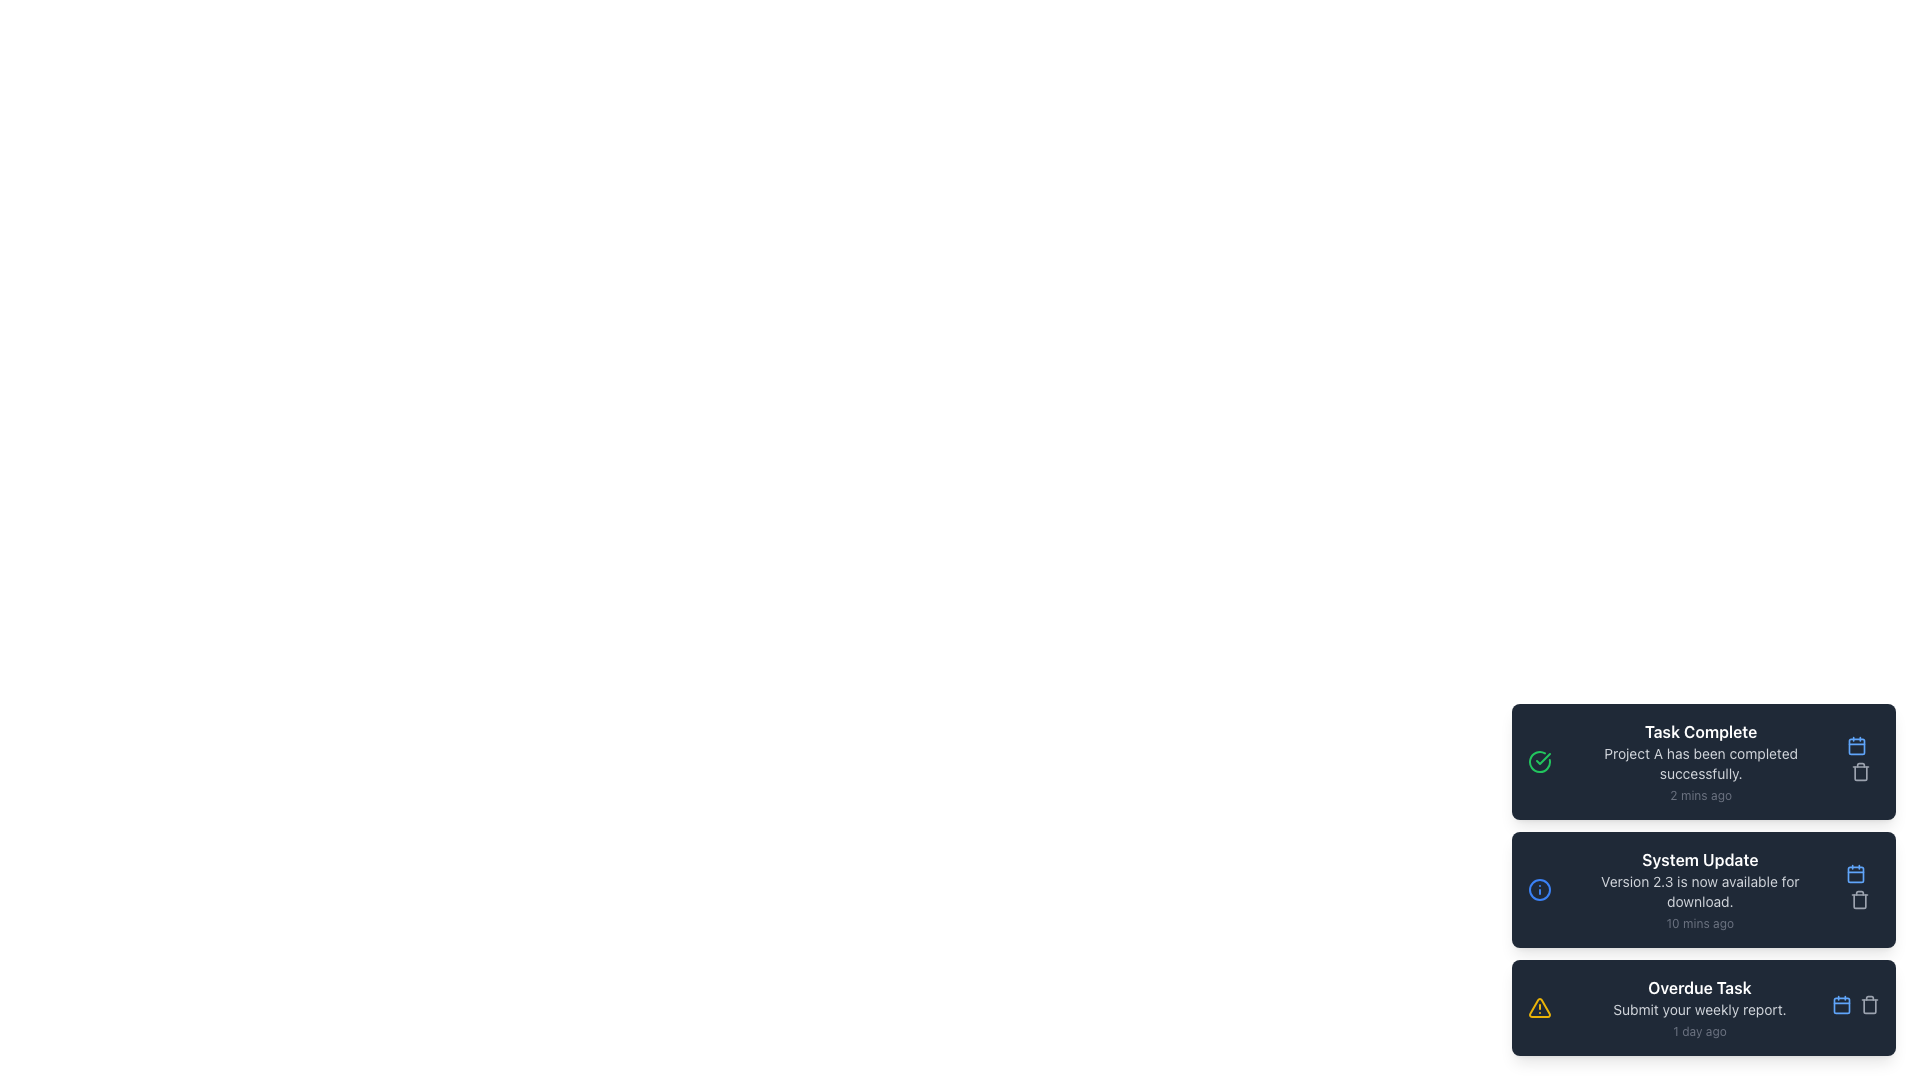 This screenshot has width=1920, height=1080. What do you see at coordinates (1699, 890) in the screenshot?
I see `the text label that says 'Version 2.3 is now available for download.' It is styled in a smaller gray font and is located below the 'System Update' title and above the '10 mins ago' text` at bounding box center [1699, 890].